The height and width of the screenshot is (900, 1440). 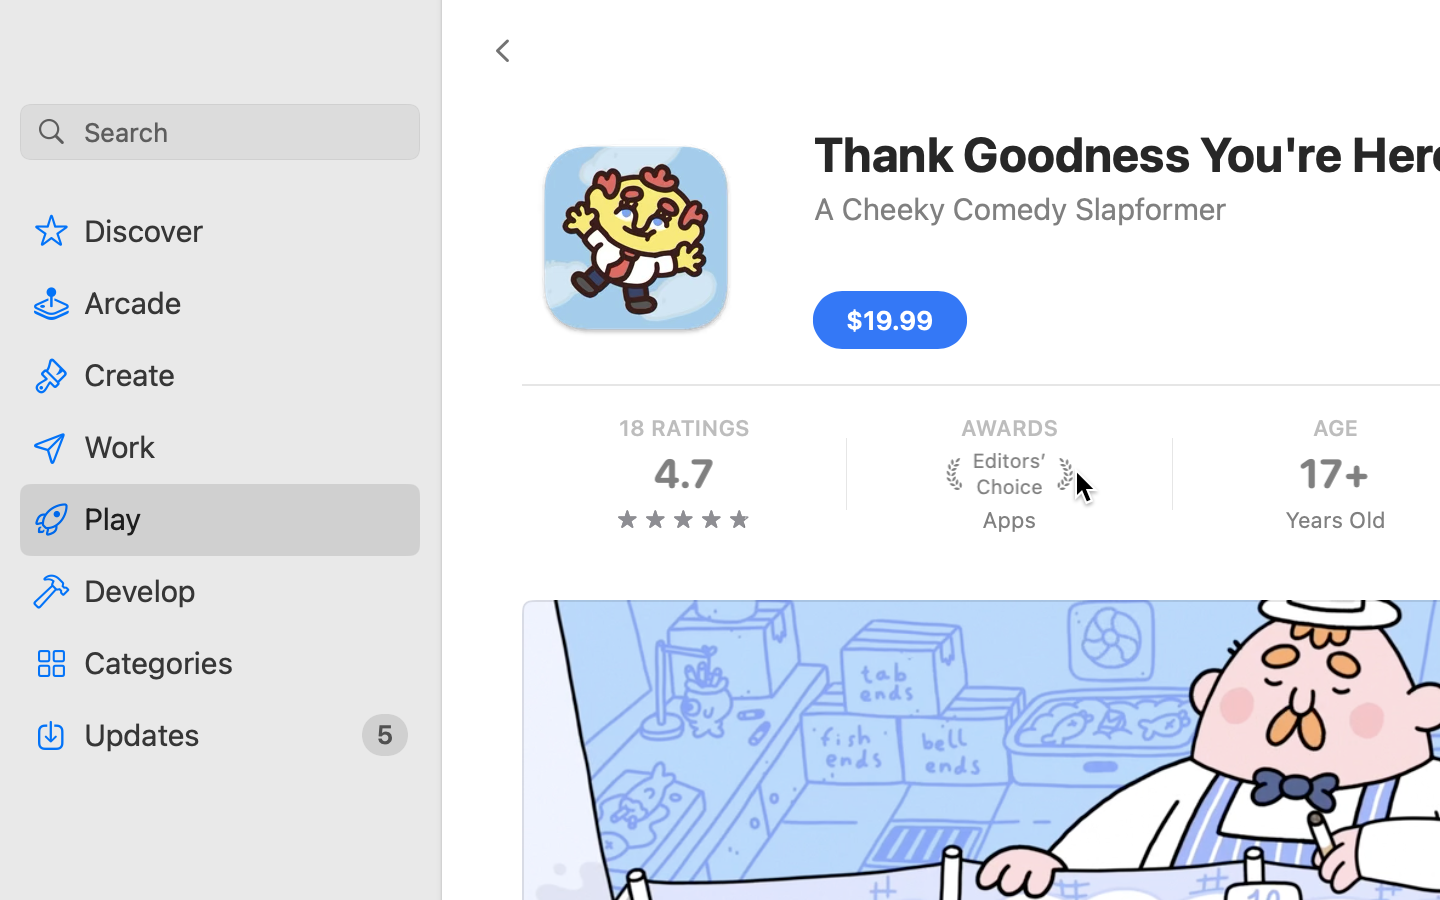 I want to click on '18 RATINGS', so click(x=684, y=428).